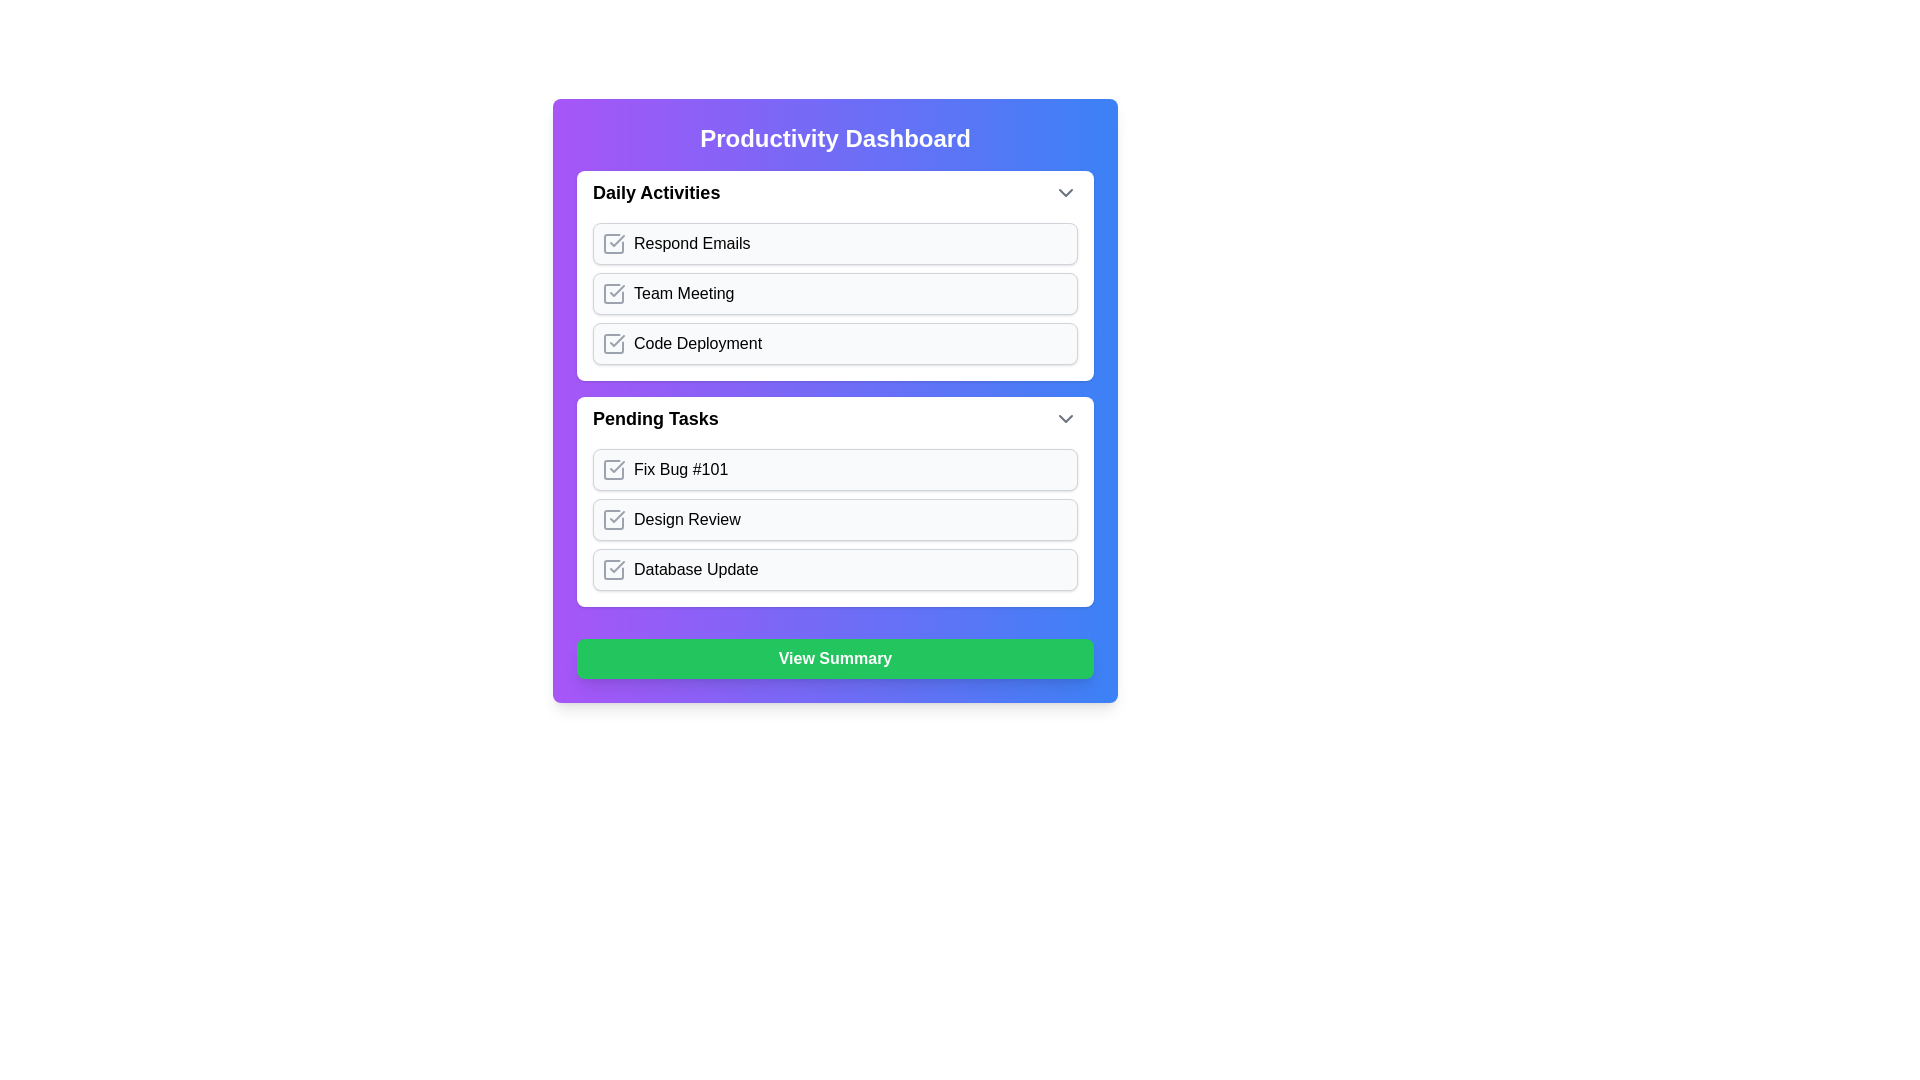 Image resolution: width=1920 pixels, height=1080 pixels. What do you see at coordinates (613, 242) in the screenshot?
I see `the checkbox outline in the first row of the 'Daily Activities' section, which is located to the left of the label 'Respond Emails'` at bounding box center [613, 242].